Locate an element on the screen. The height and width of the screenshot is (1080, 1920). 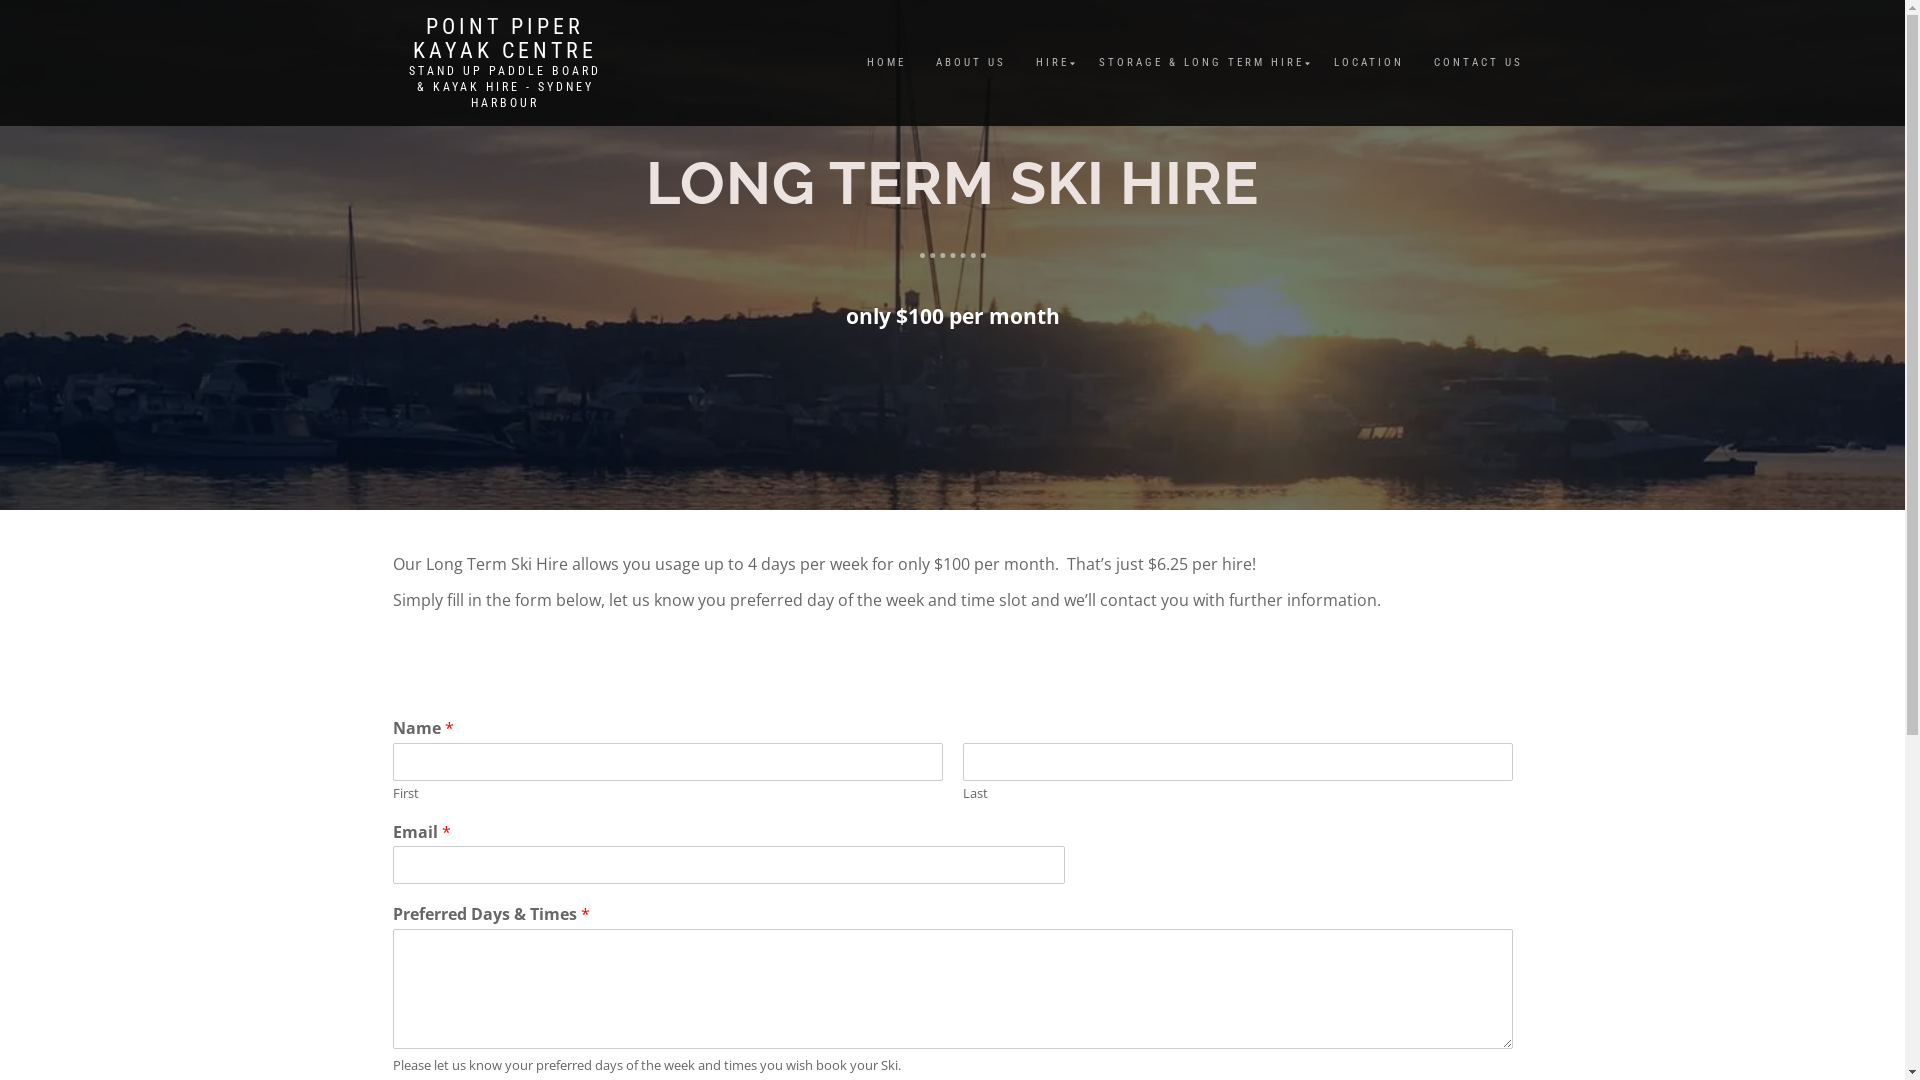
'CONTACT US' is located at coordinates (1477, 61).